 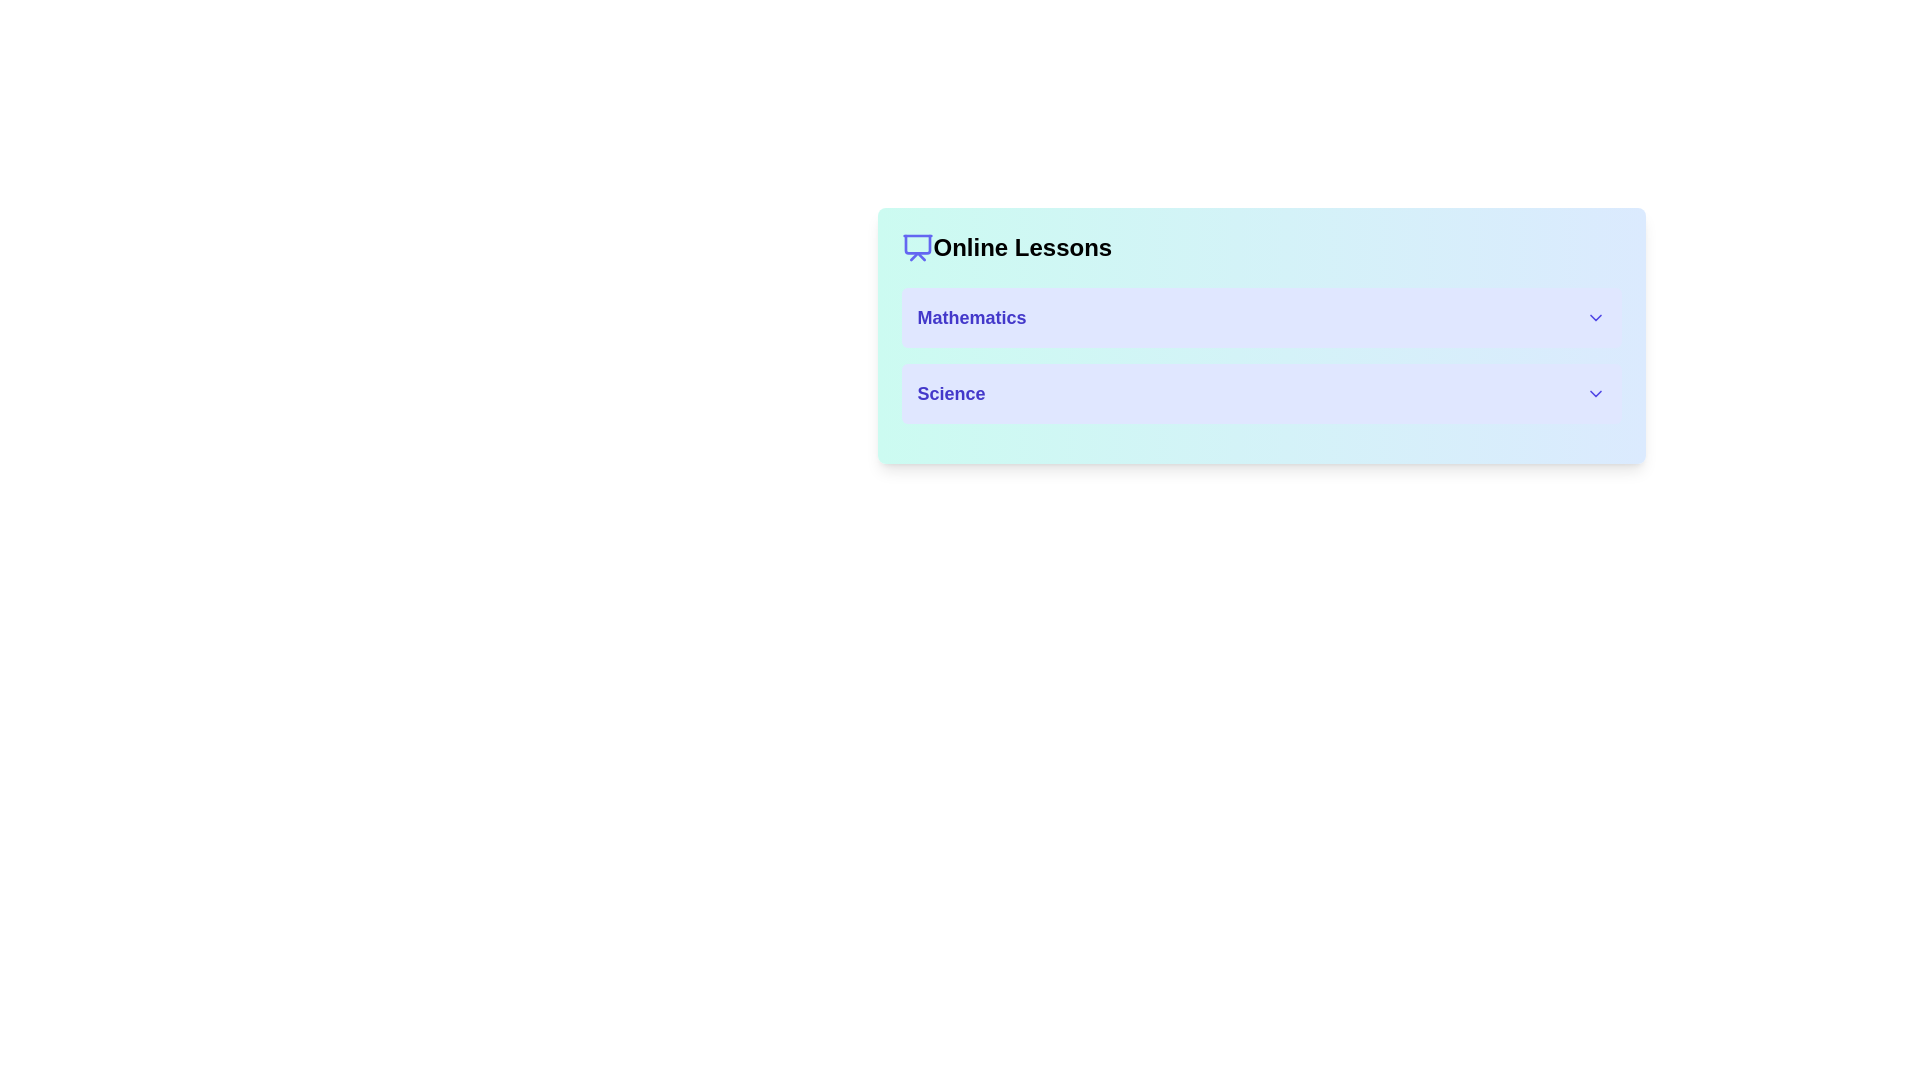 I want to click on the stylized presentation board icon with a blue outline located to the left of the 'Online Lessons' text, so click(x=916, y=246).